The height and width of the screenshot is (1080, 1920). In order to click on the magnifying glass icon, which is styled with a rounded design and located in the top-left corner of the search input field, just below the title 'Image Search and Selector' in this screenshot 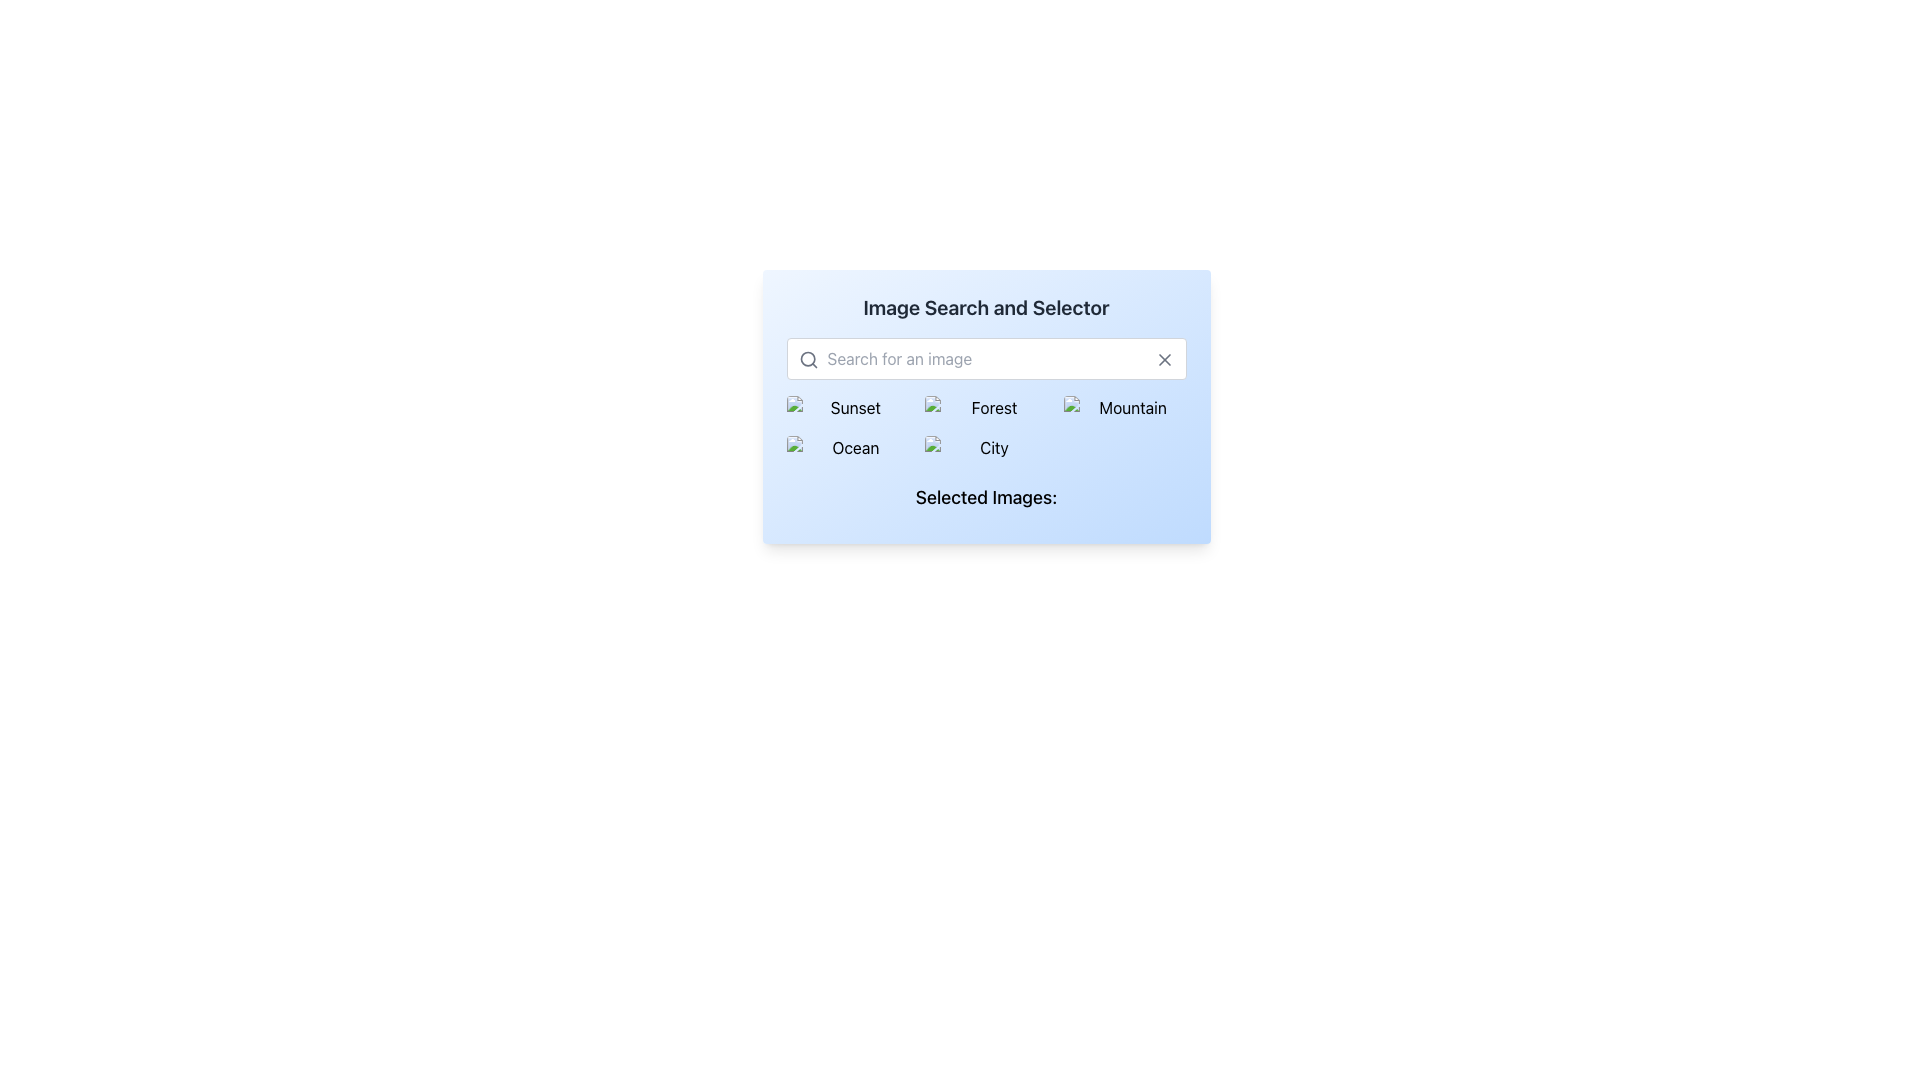, I will do `click(808, 358)`.